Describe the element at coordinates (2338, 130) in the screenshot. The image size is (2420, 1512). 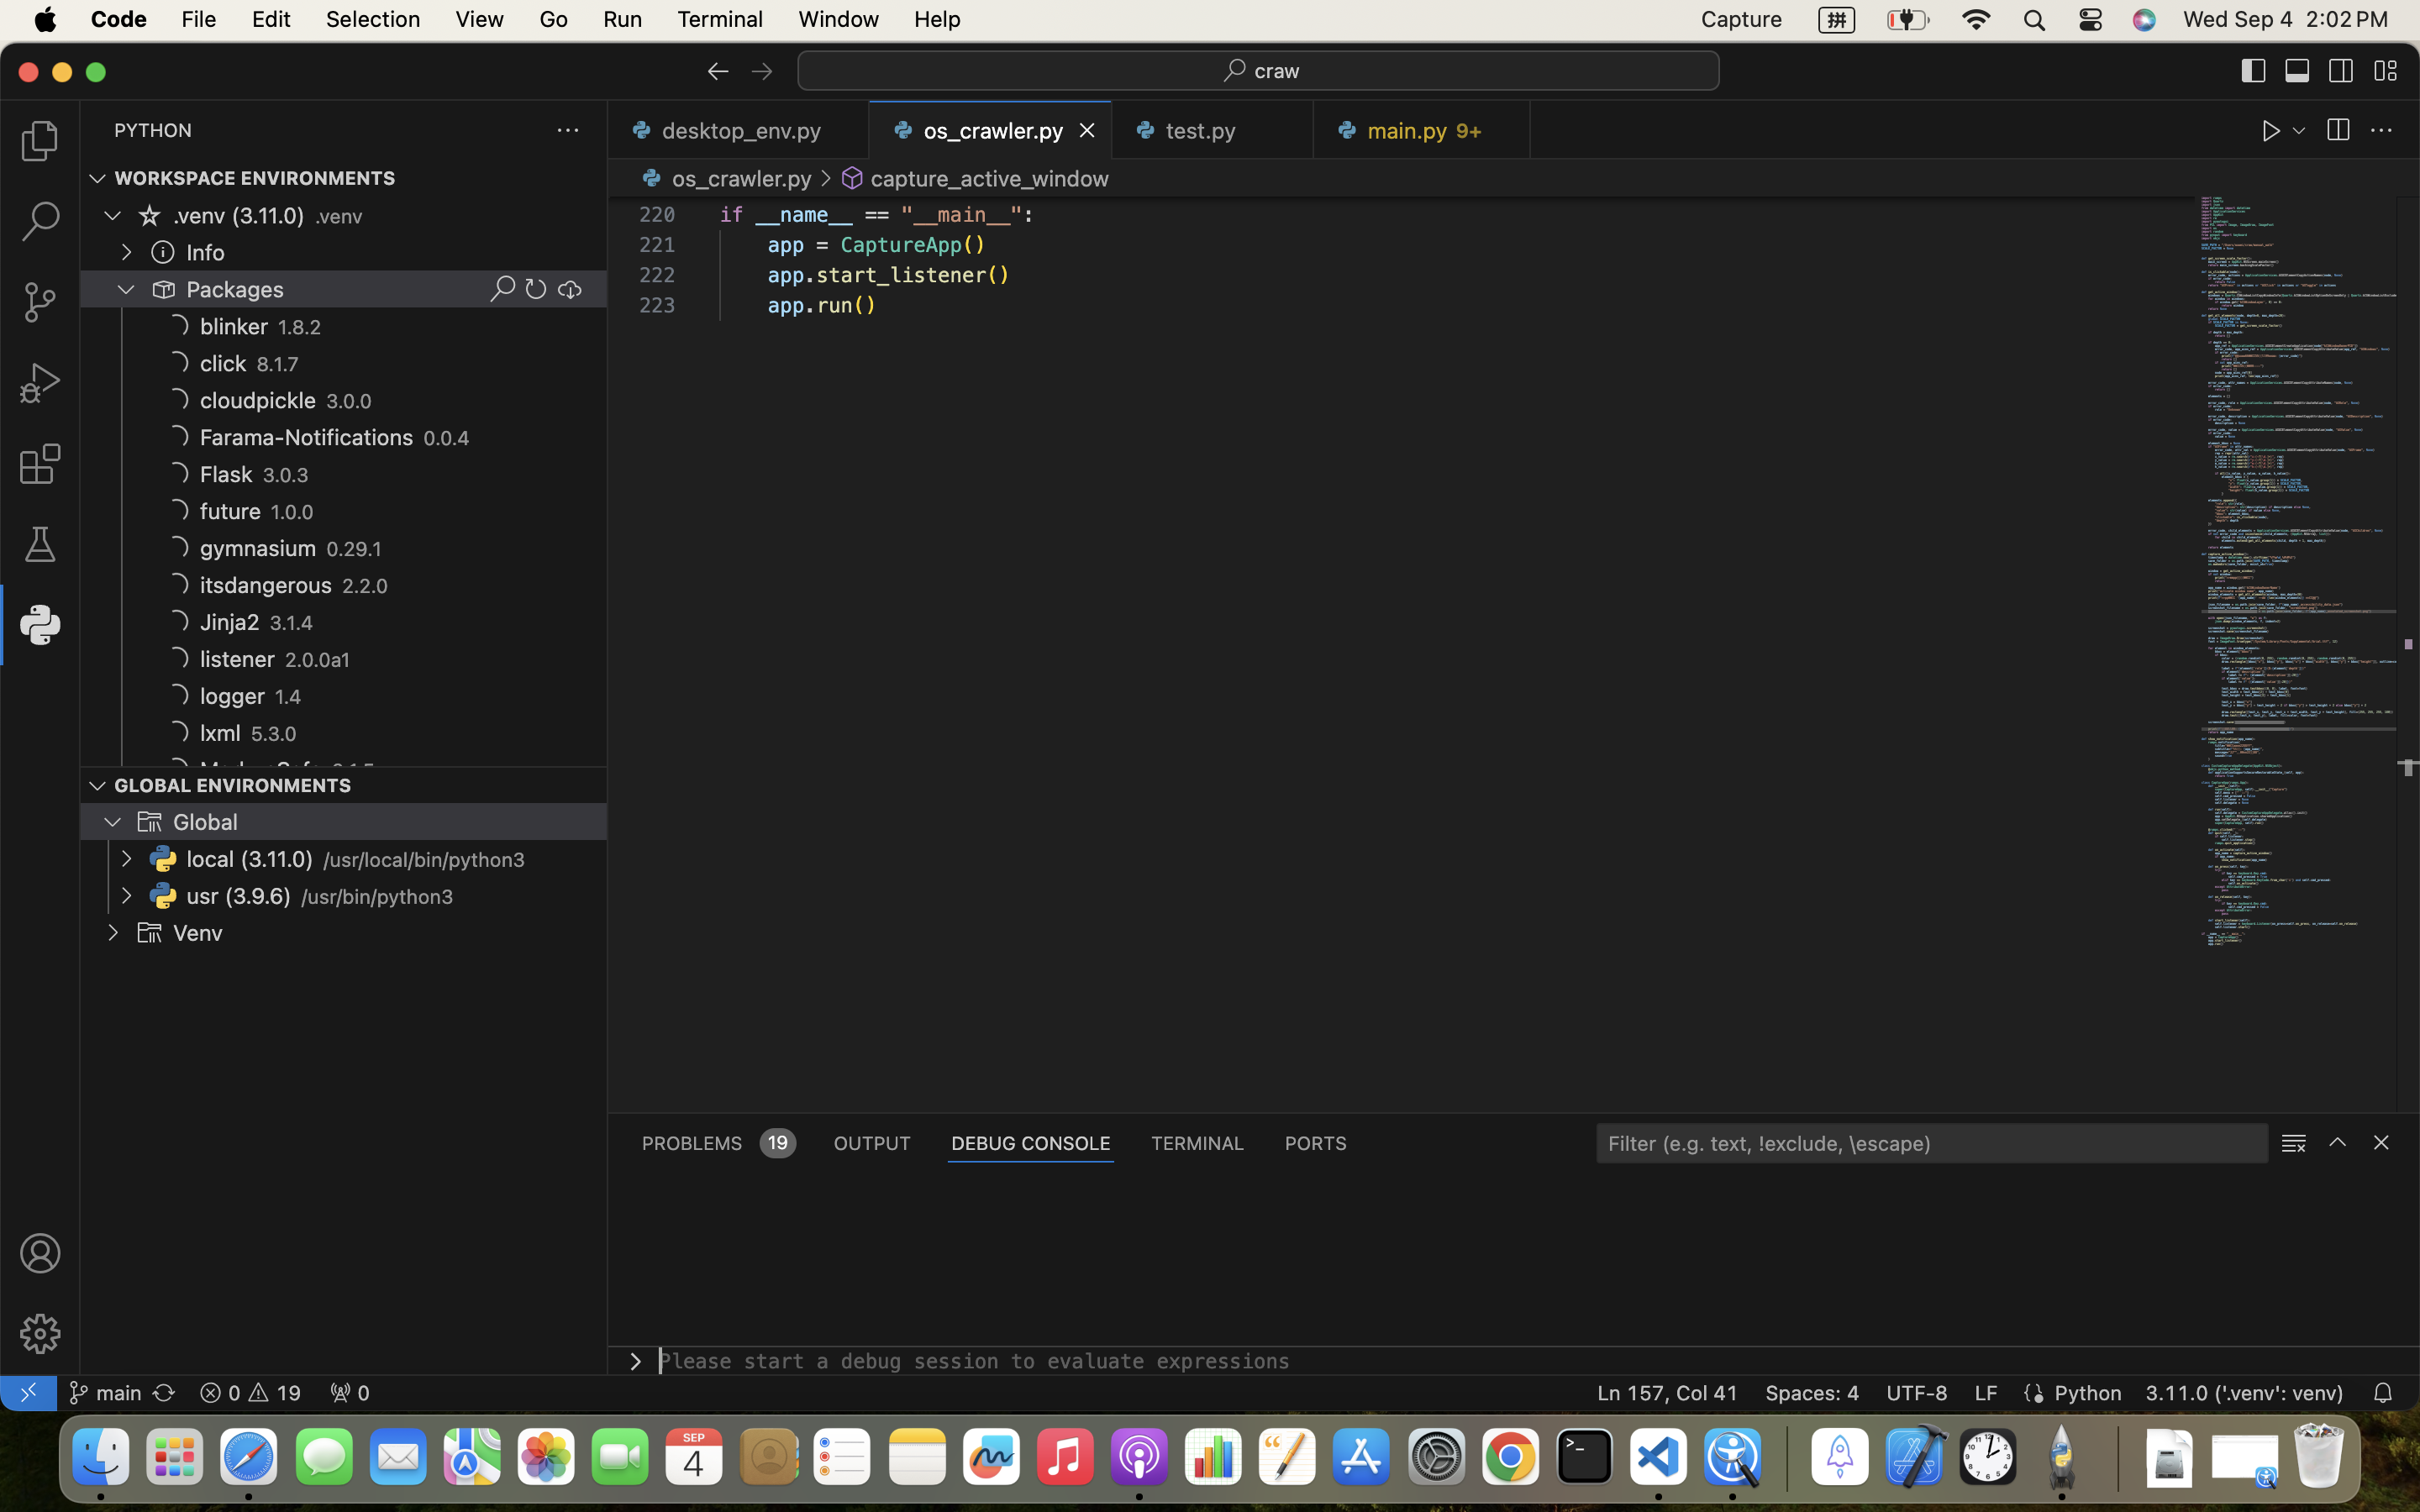
I see `''` at that location.